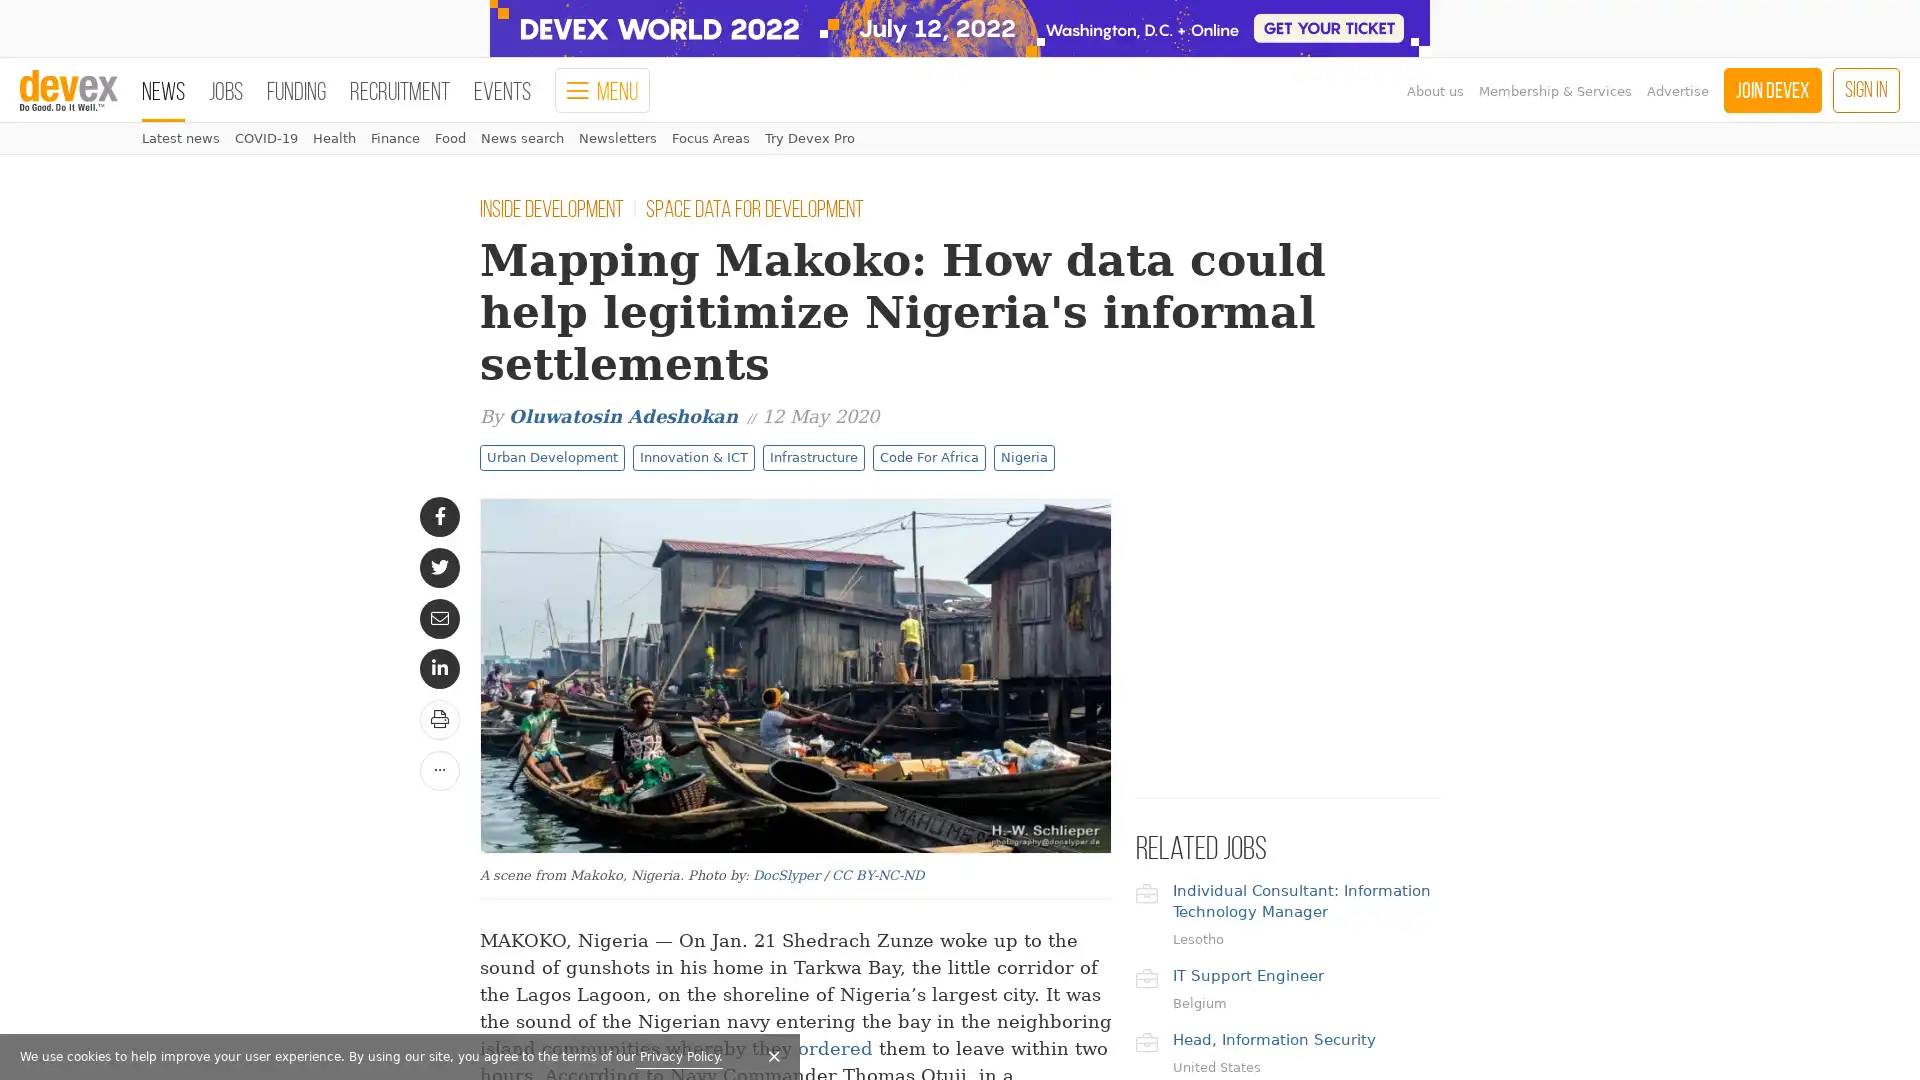 This screenshot has width=1920, height=1080. Describe the element at coordinates (601, 90) in the screenshot. I see `Menu` at that location.